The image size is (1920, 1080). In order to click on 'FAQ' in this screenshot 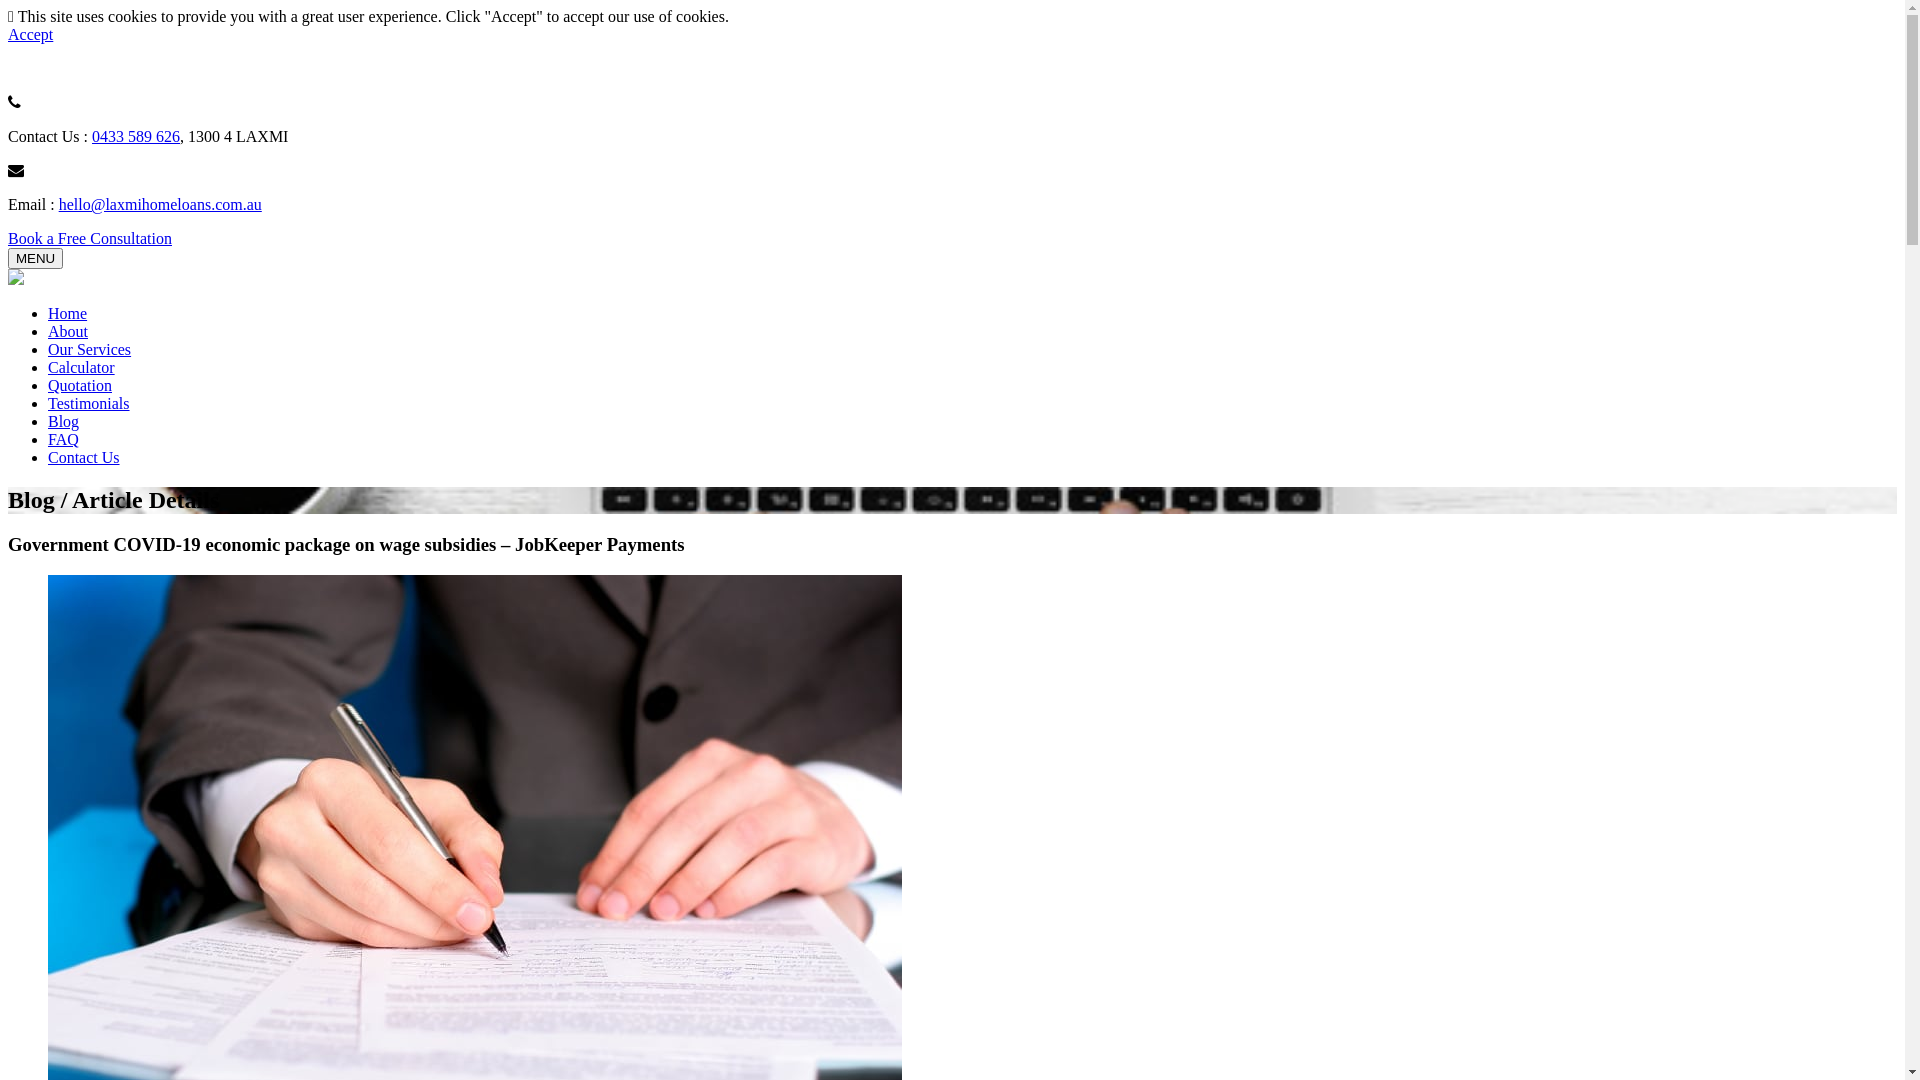, I will do `click(63, 438)`.